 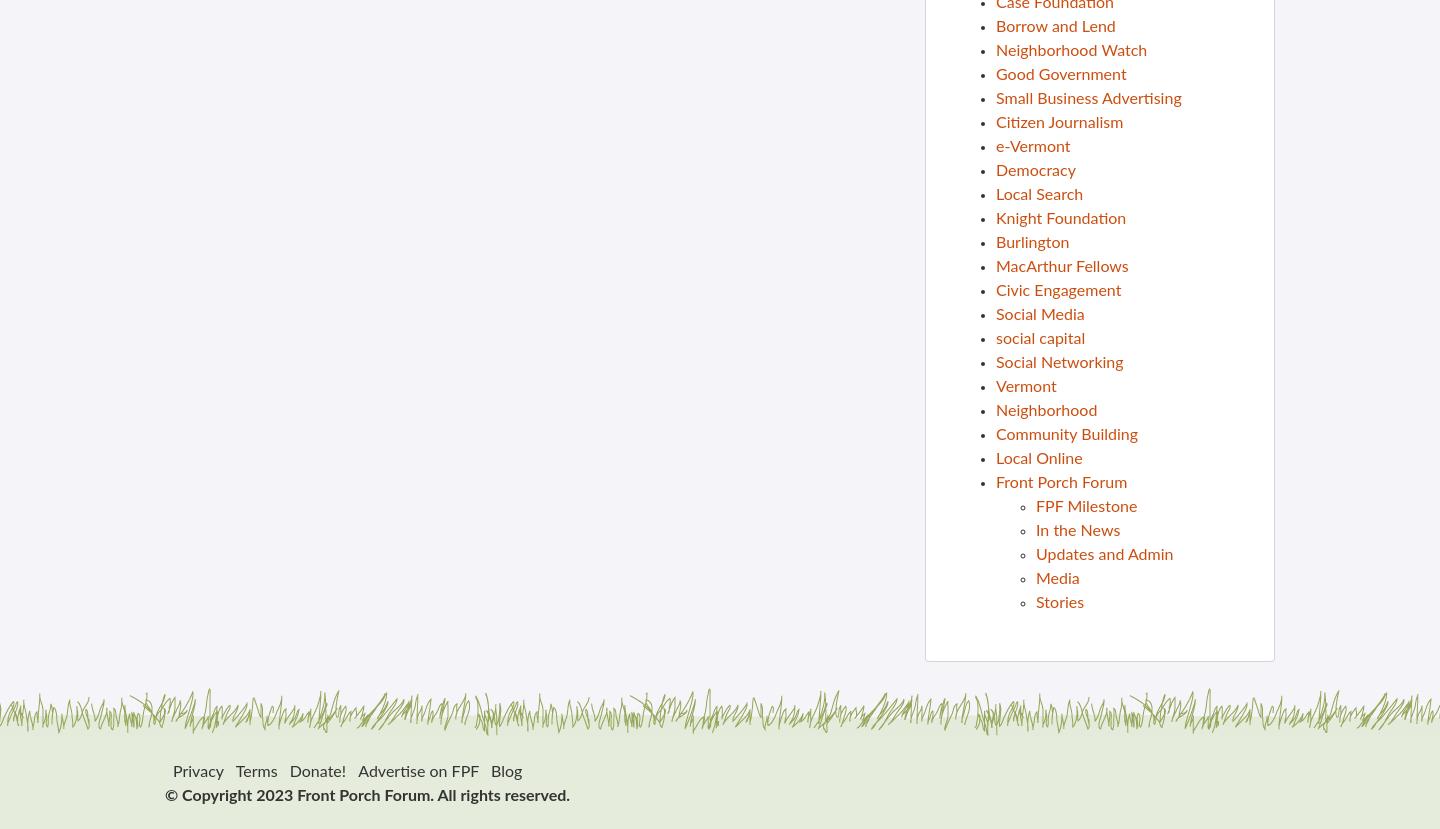 I want to click on '© Copyright 2023 Front Porch Forum. All rights reserved.', so click(x=366, y=794).